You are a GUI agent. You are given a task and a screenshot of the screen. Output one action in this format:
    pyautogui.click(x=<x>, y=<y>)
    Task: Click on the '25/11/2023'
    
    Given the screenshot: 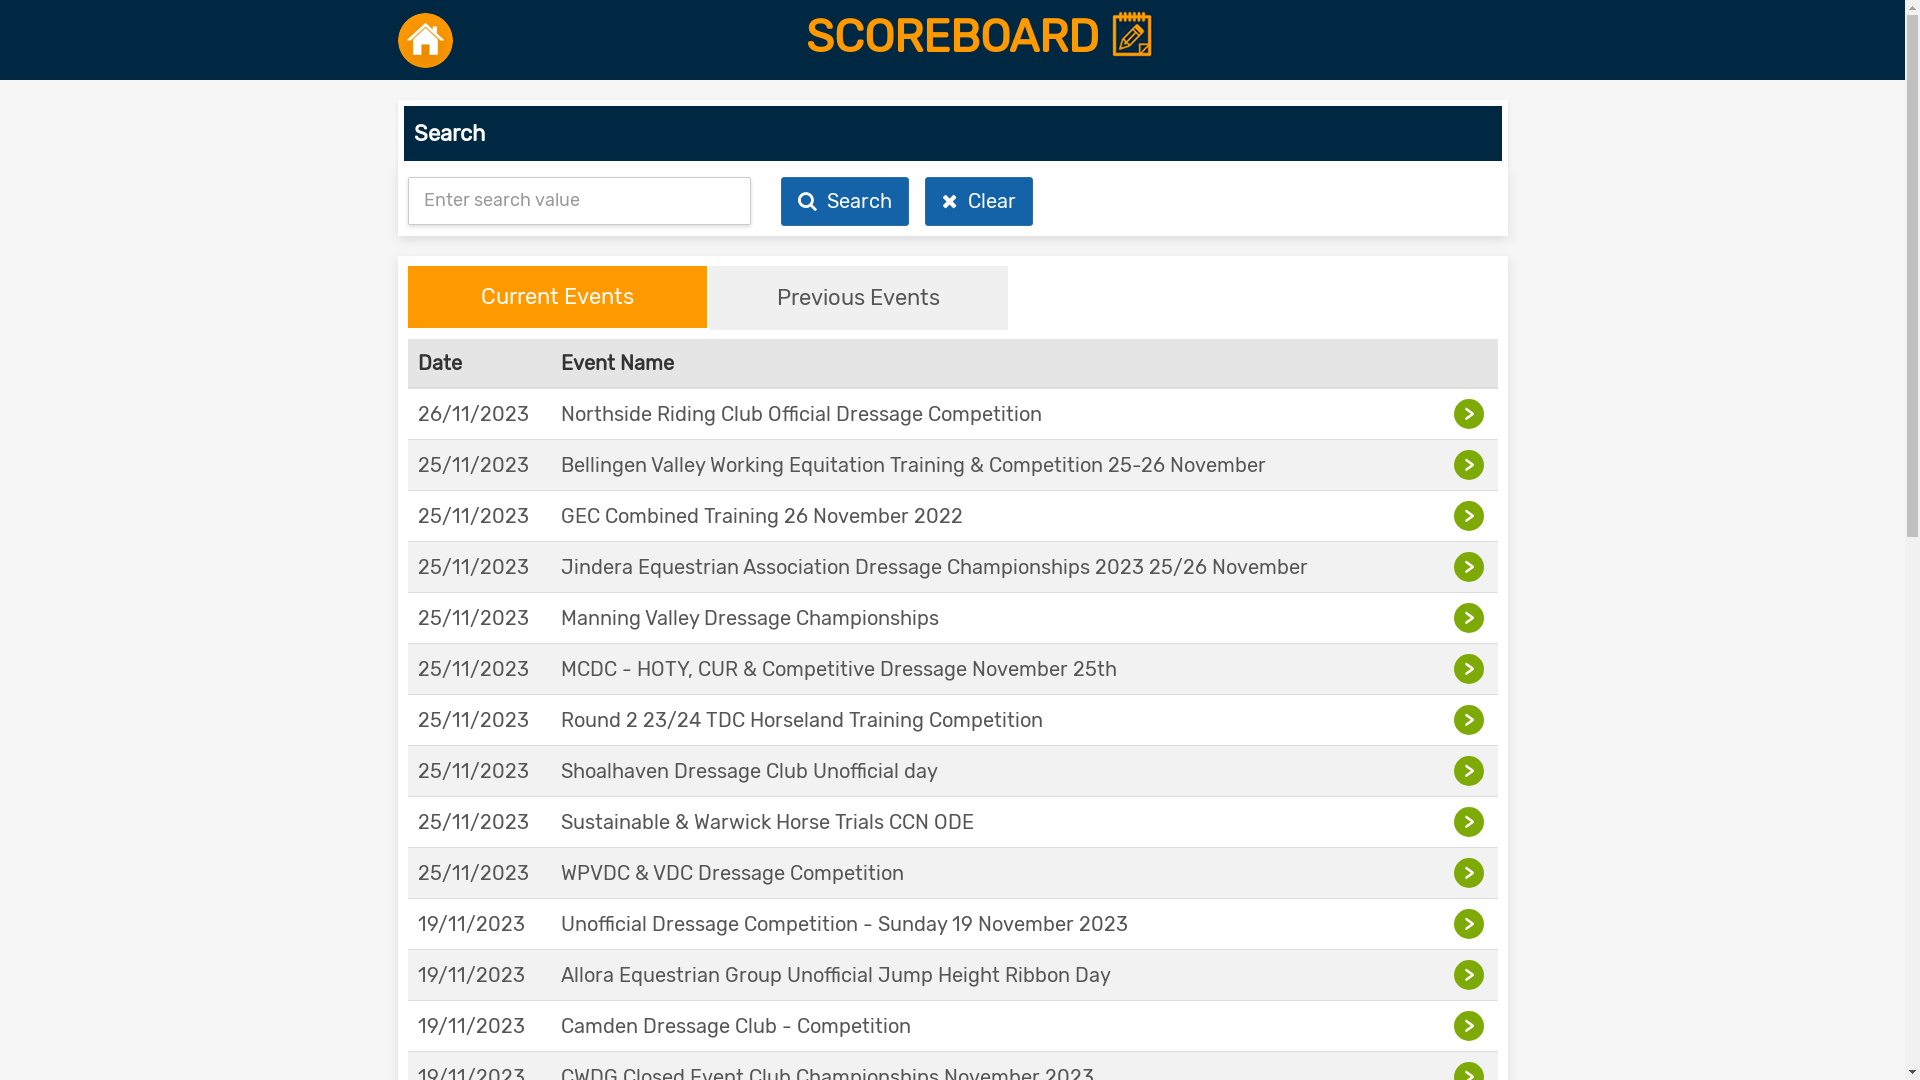 What is the action you would take?
    pyautogui.click(x=416, y=515)
    